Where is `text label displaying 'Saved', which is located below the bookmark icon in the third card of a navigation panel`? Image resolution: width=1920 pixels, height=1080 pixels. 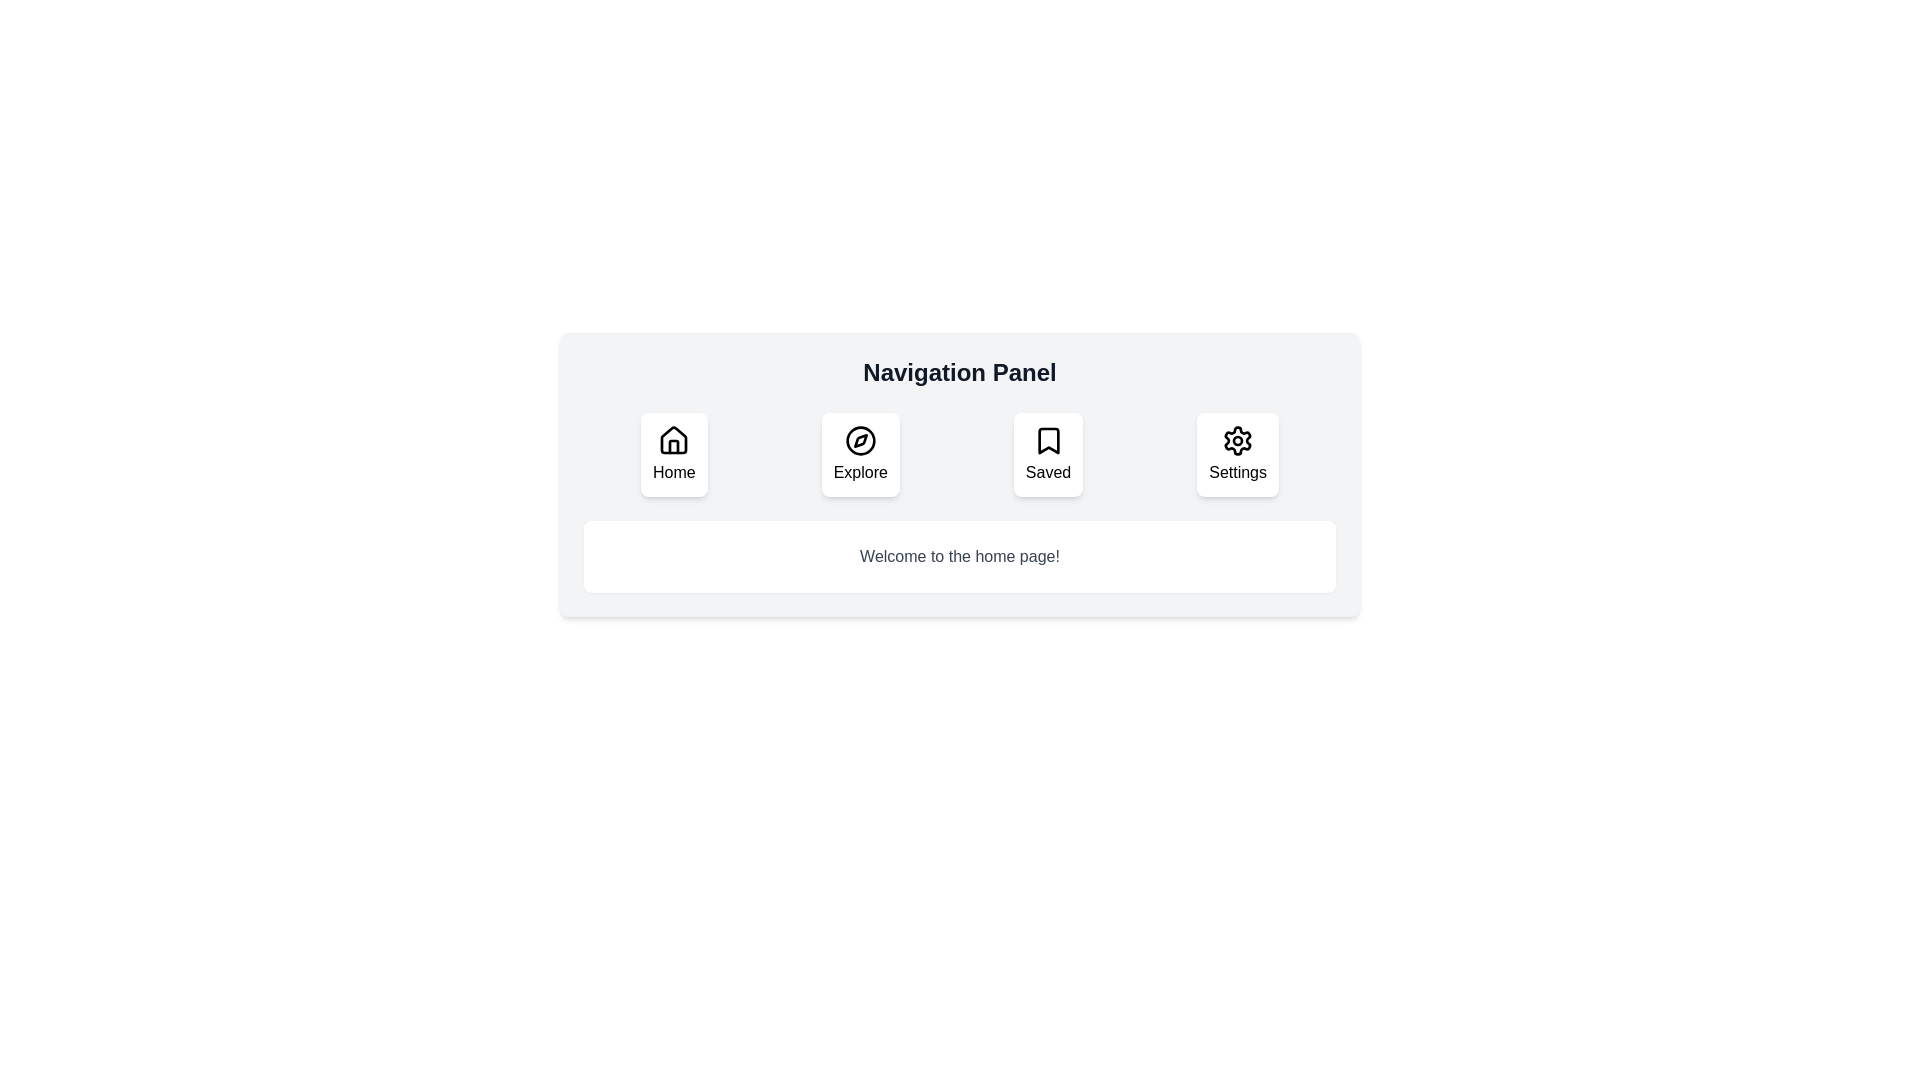 text label displaying 'Saved', which is located below the bookmark icon in the third card of a navigation panel is located at coordinates (1047, 473).